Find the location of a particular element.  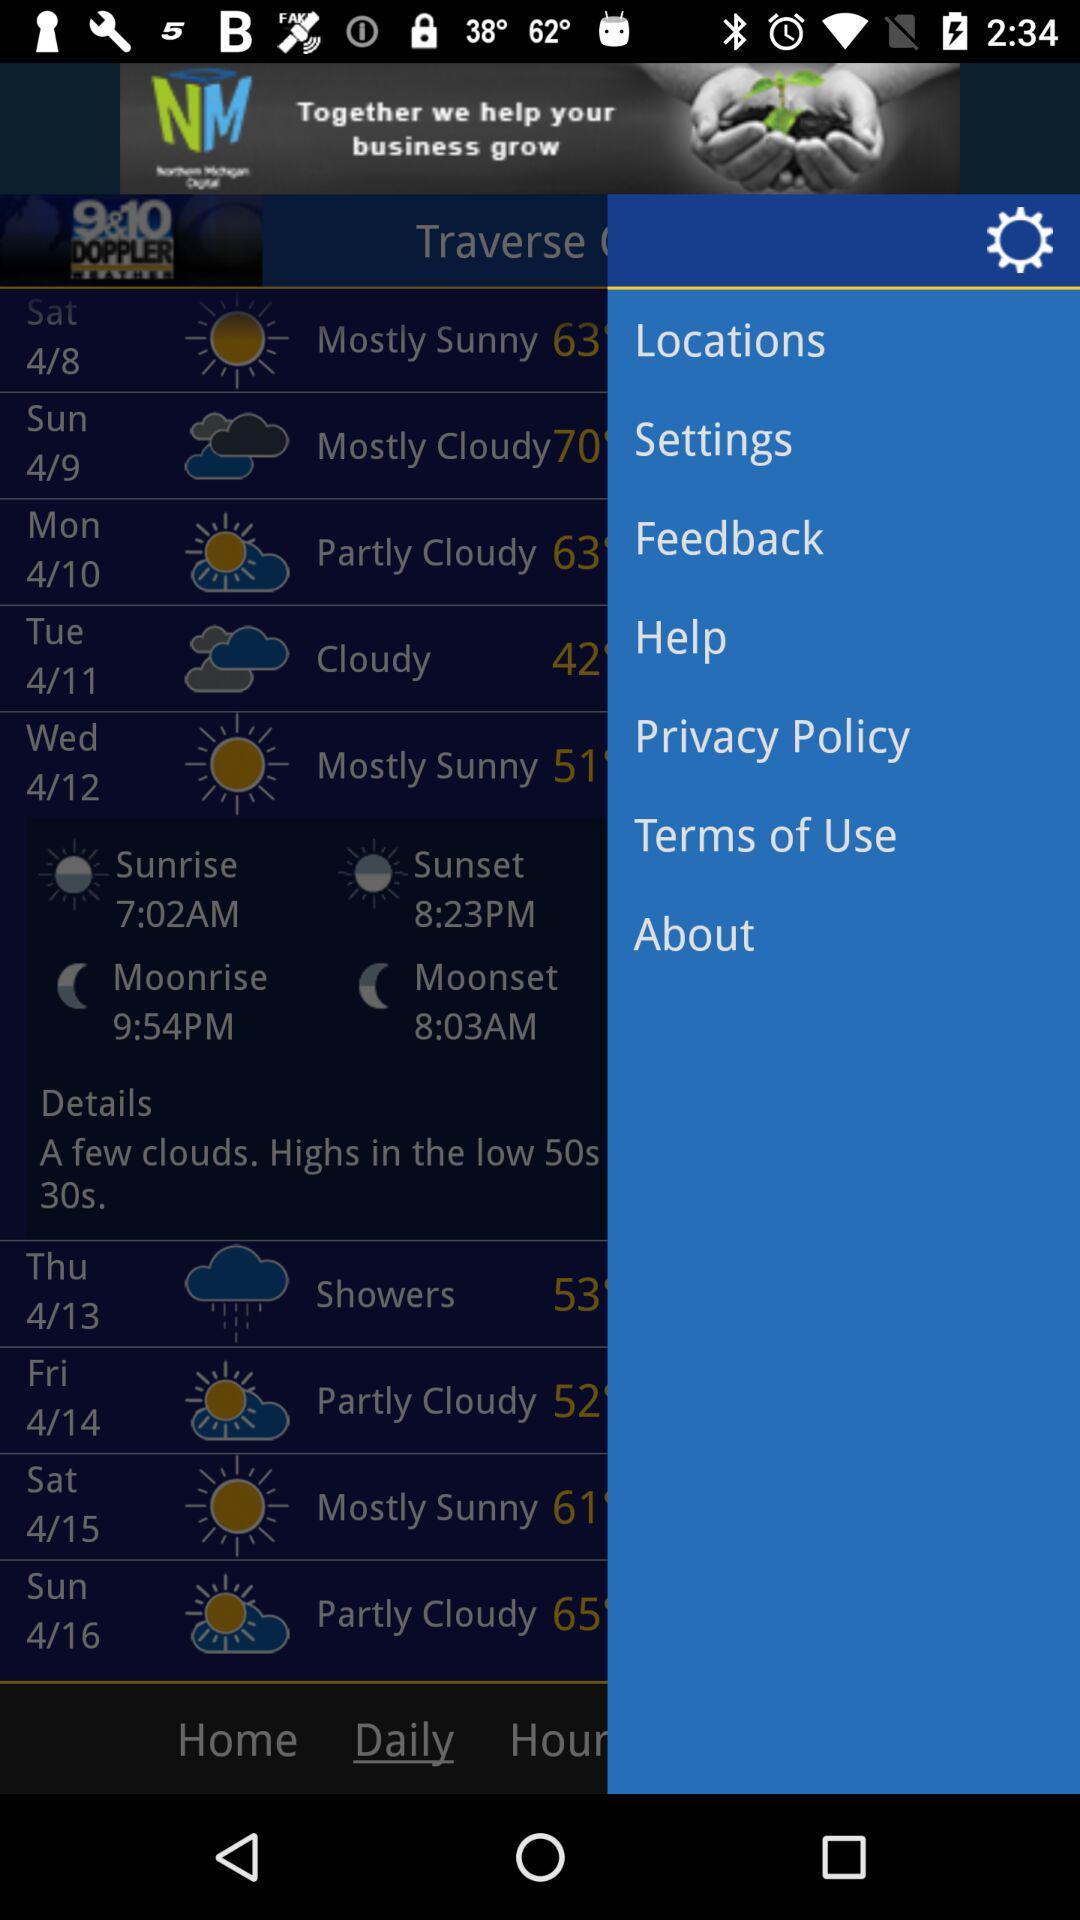

mon 410 is located at coordinates (144, 551).